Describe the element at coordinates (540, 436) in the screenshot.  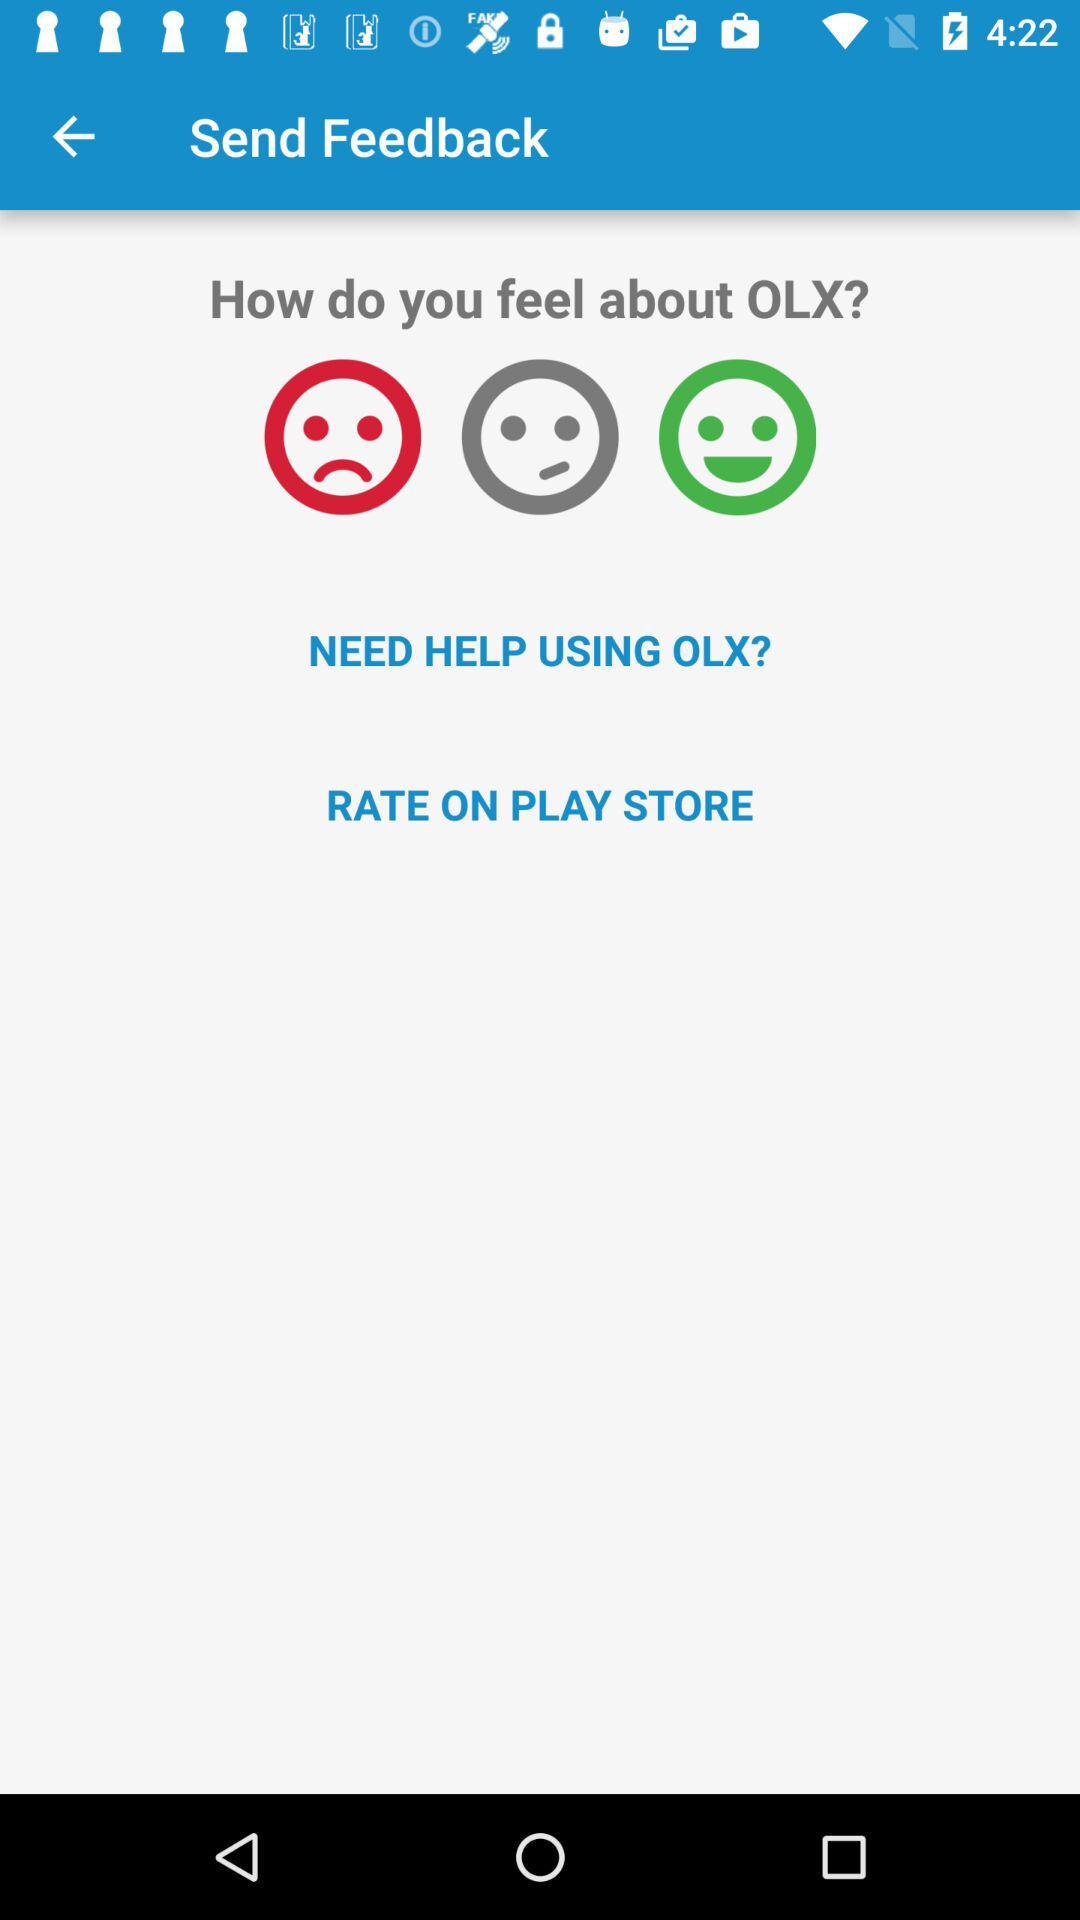
I see `the emoji icon` at that location.